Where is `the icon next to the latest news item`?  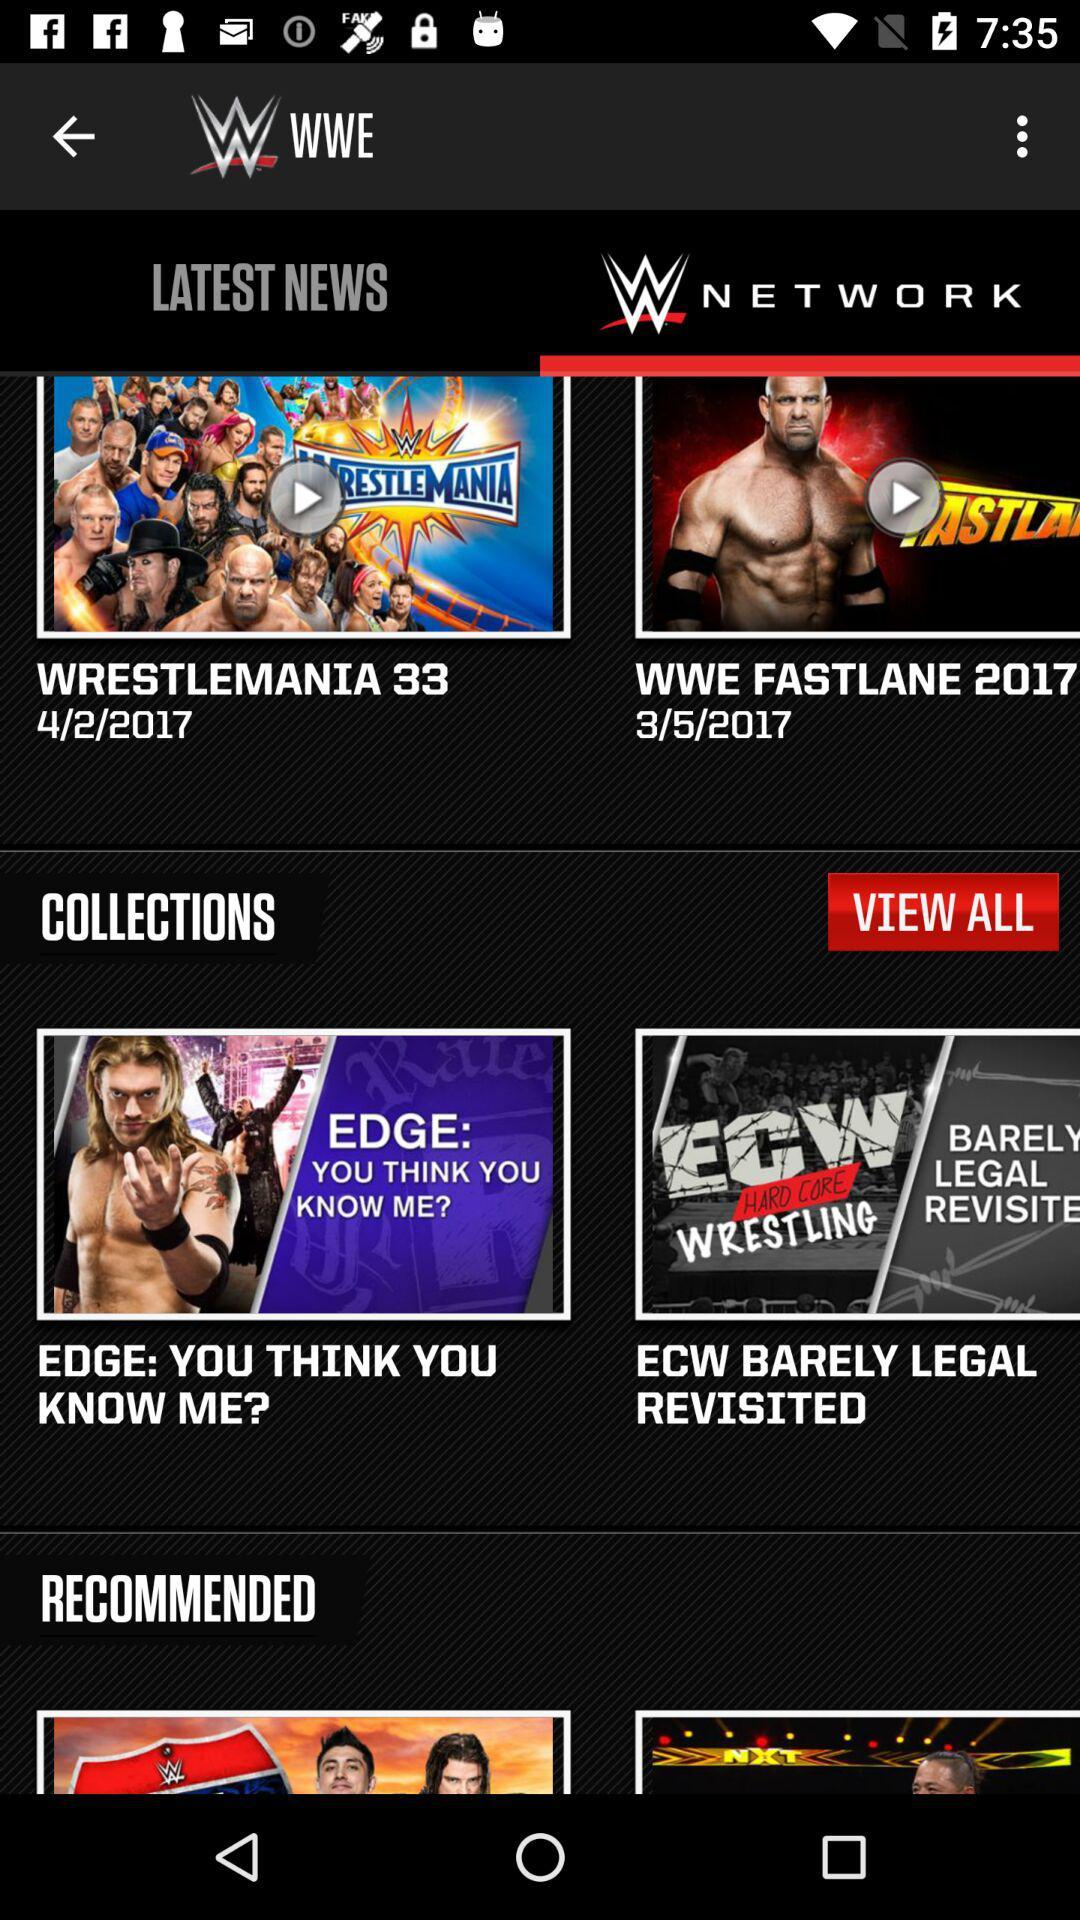 the icon next to the latest news item is located at coordinates (1027, 135).